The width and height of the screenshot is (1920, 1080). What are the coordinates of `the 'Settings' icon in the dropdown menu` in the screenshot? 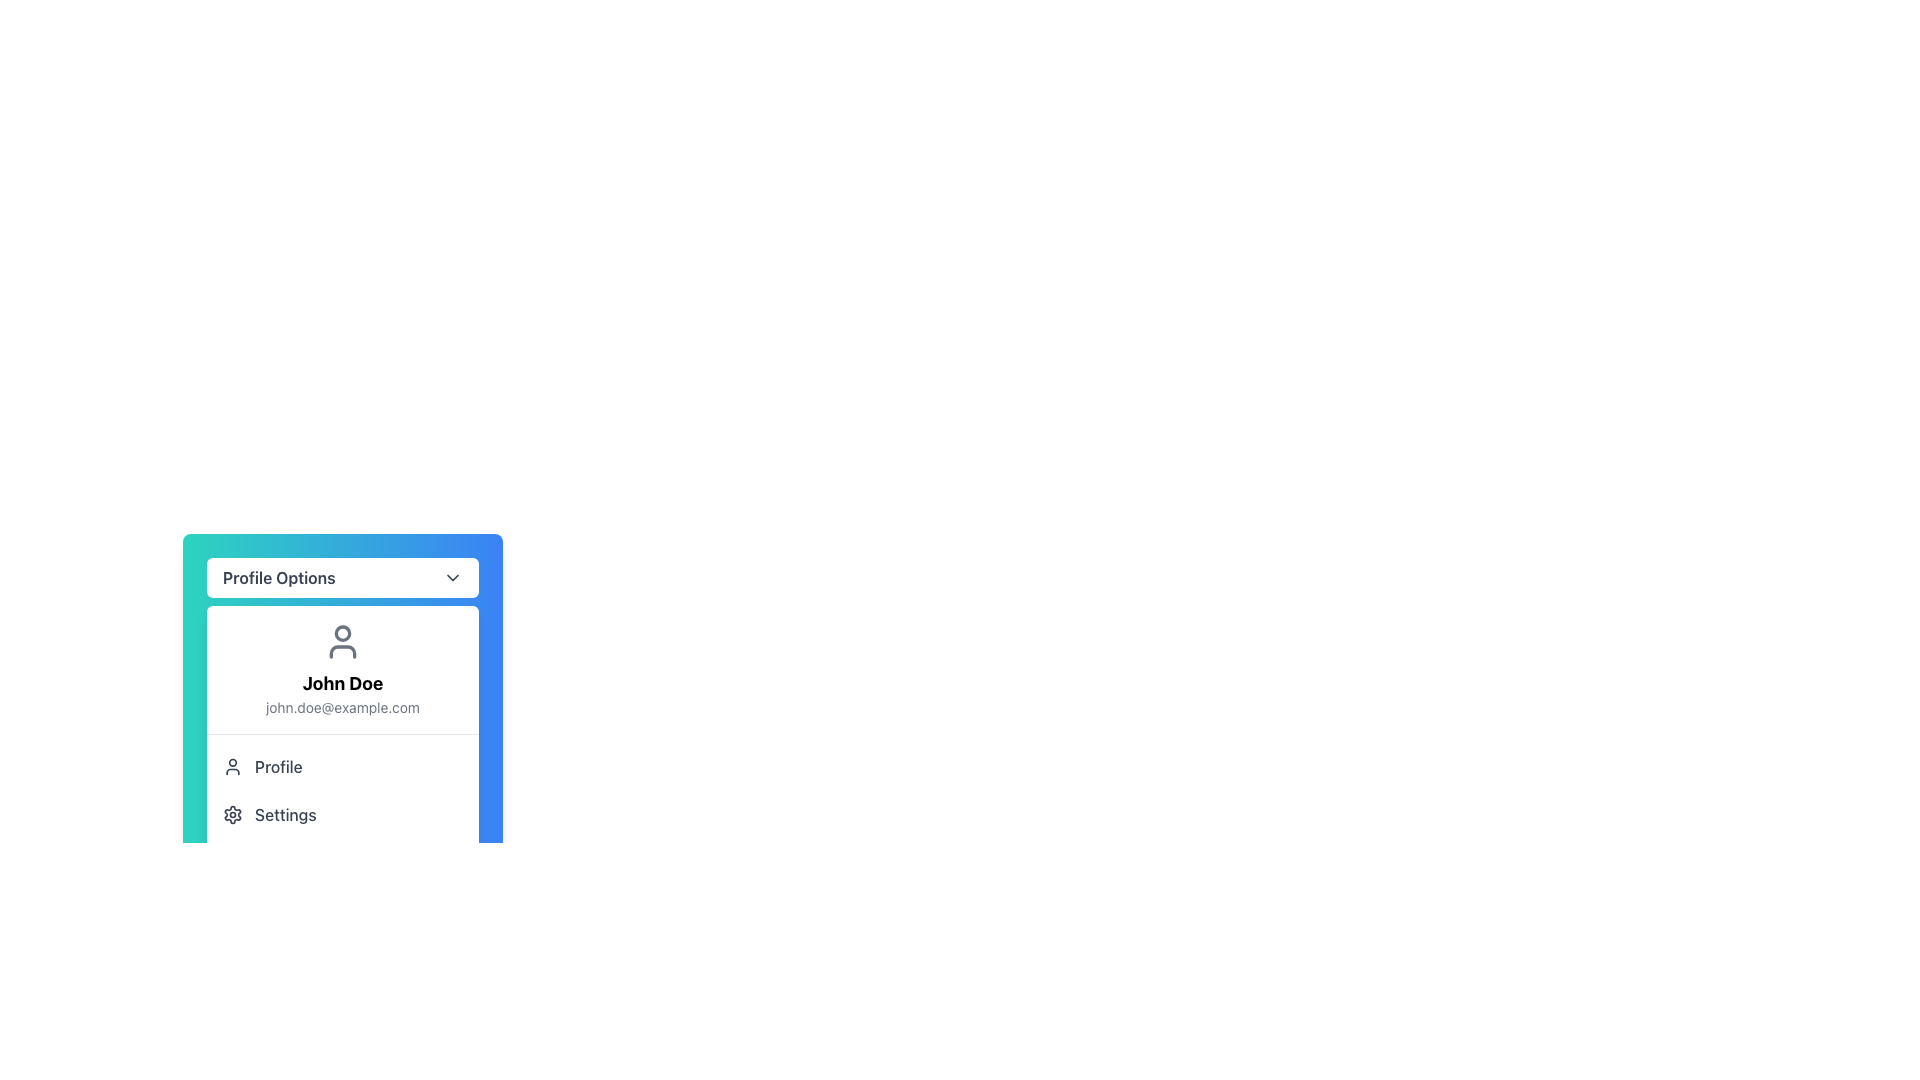 It's located at (233, 814).